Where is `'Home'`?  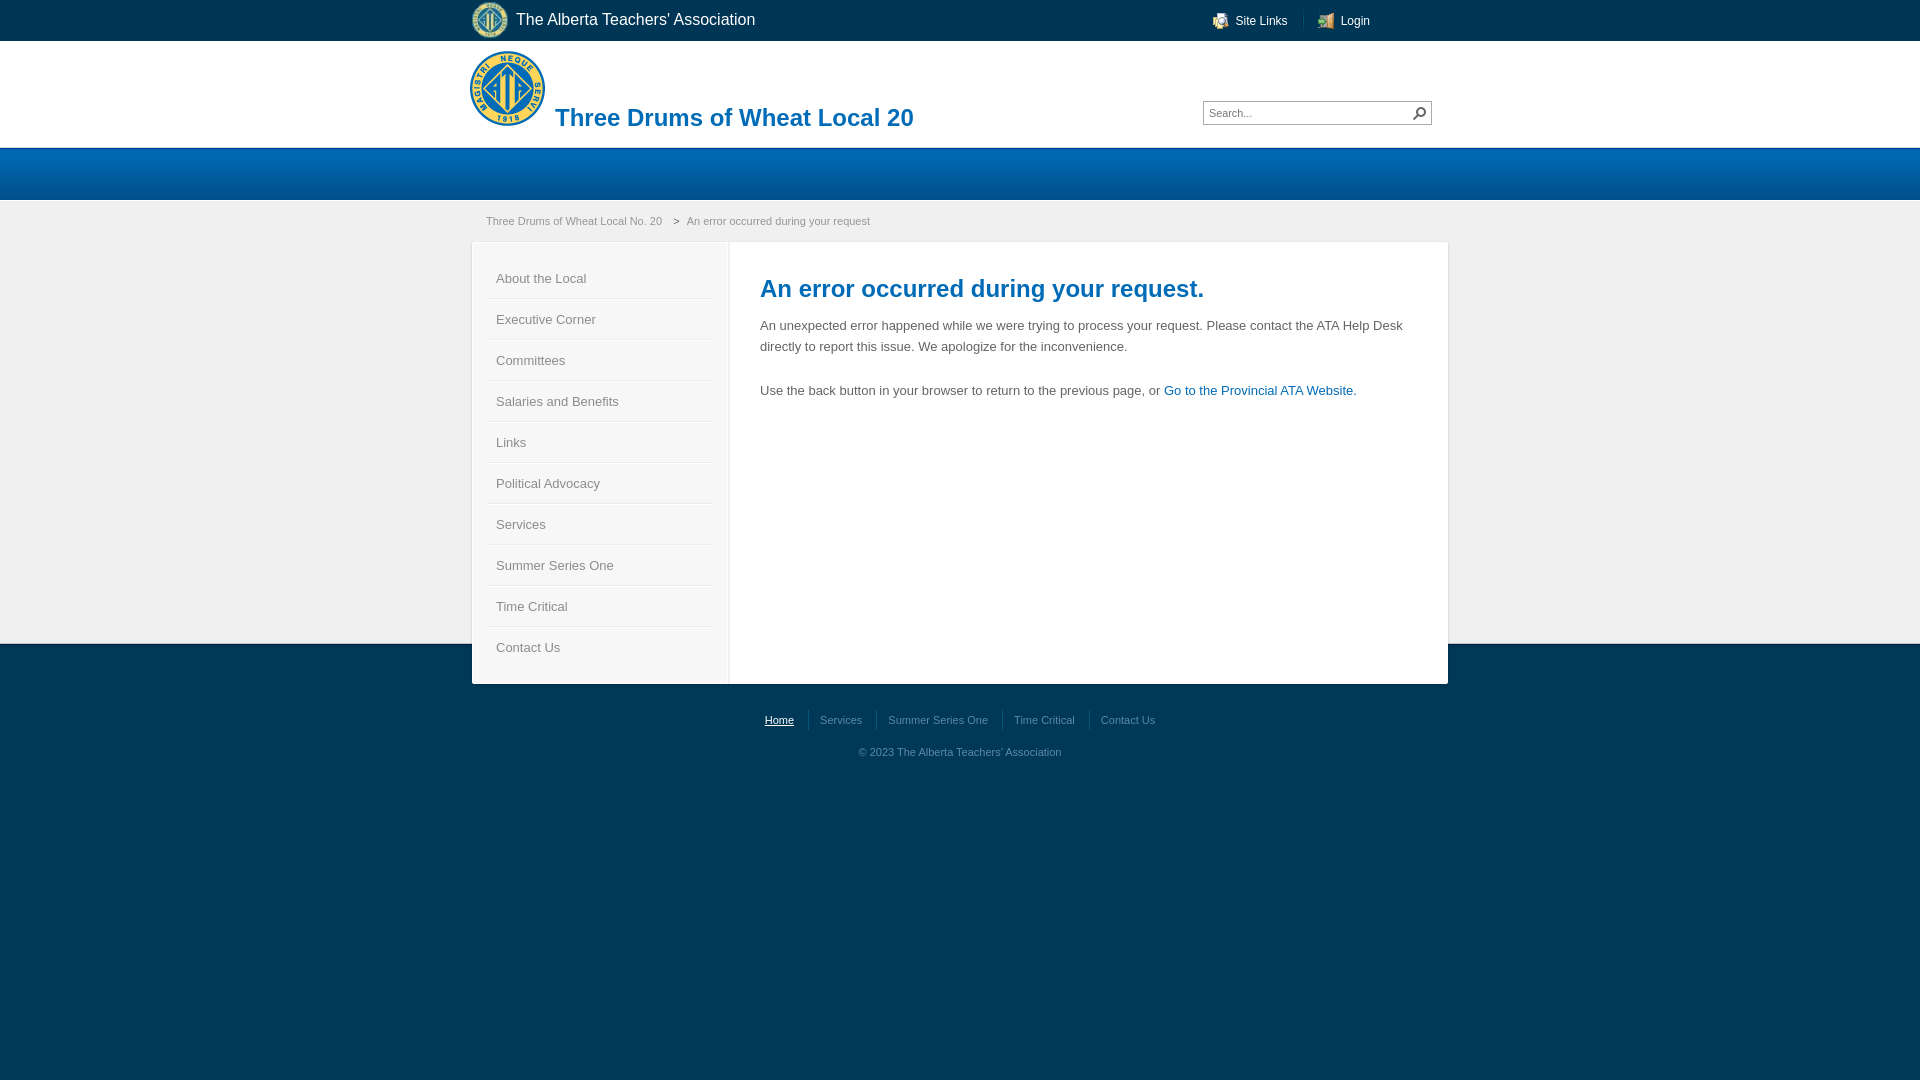 'Home' is located at coordinates (778, 720).